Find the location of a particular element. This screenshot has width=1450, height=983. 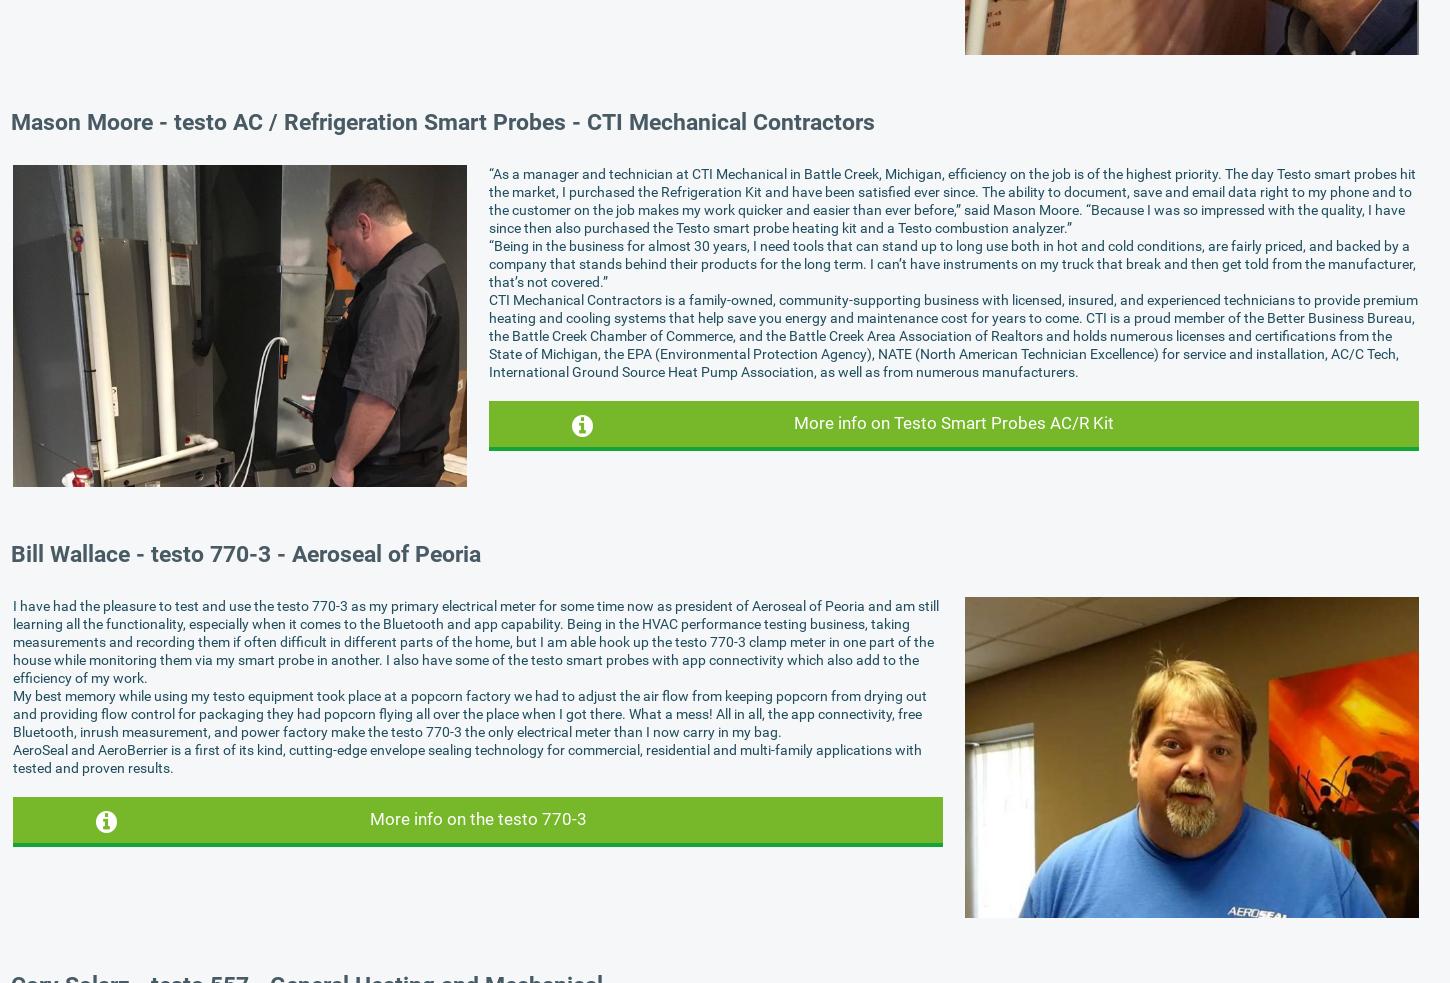

'My best memory while using my testo equipment took place at a popcorn factory we had to adjust the air flow from keeping popcorn from drying out and providing flow control for packaging they had popcorn flying all over the place when I got there. What a mess! All in all, the app connectivity, free Bluetooth, inrush measurement, and power factory make the testo 770-3 the only electrical meter than I now carry in my bag.' is located at coordinates (468, 712).